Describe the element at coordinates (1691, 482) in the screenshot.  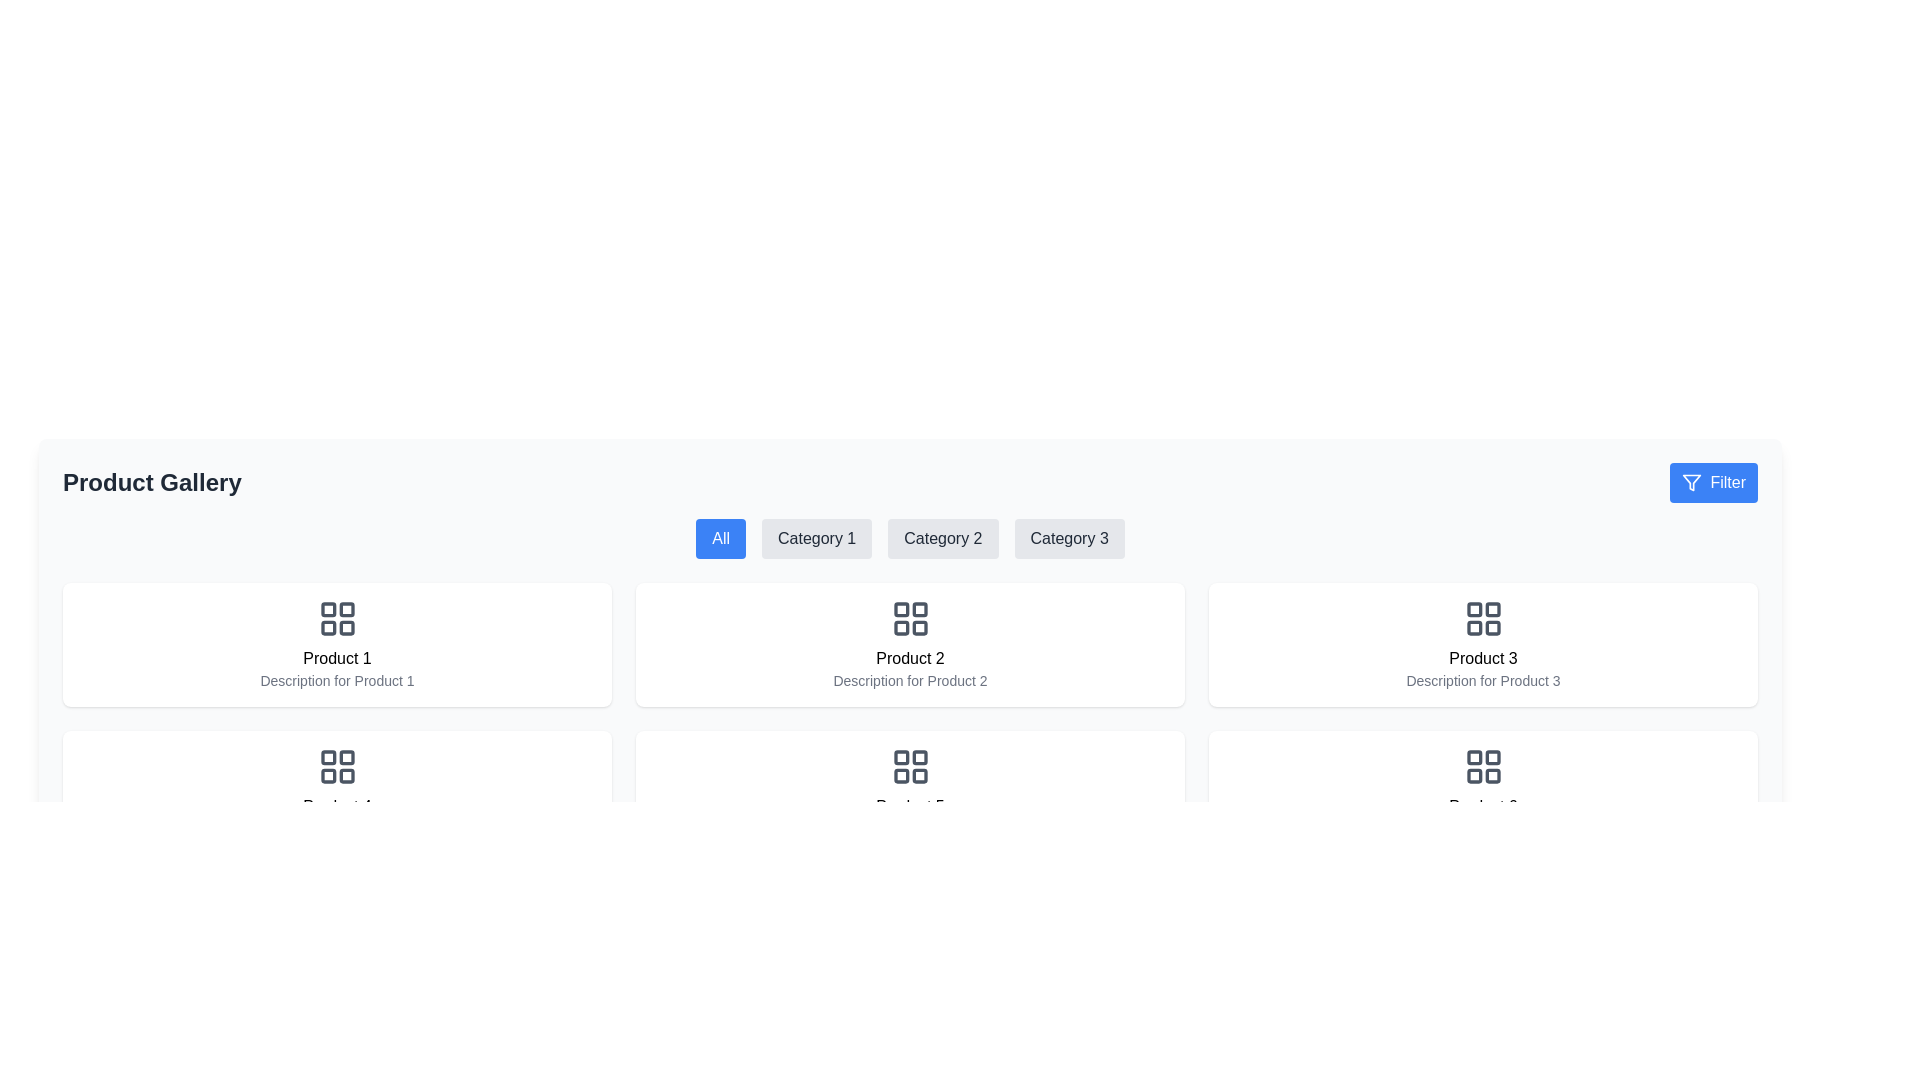
I see `the funnel icon within the 'Filter' button located at the top right of the interface` at that location.